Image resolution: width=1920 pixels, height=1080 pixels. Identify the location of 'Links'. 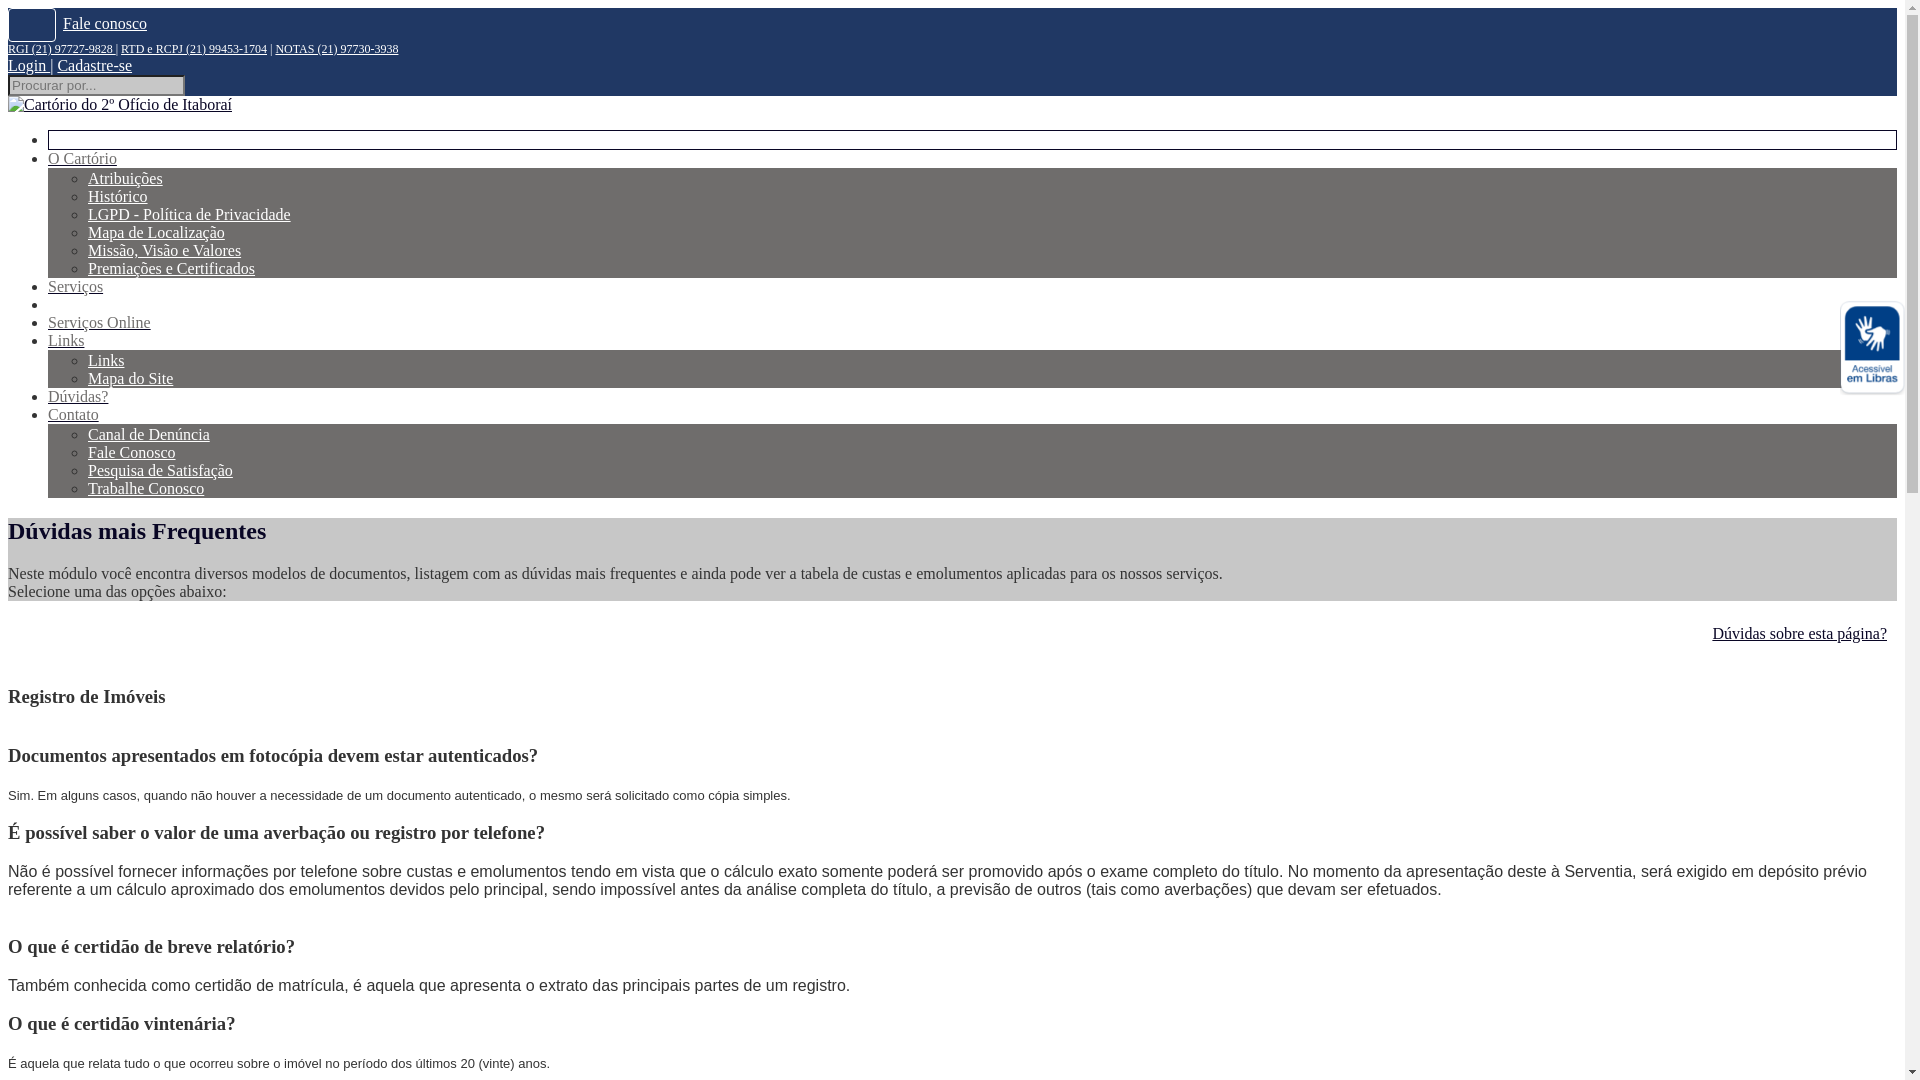
(104, 360).